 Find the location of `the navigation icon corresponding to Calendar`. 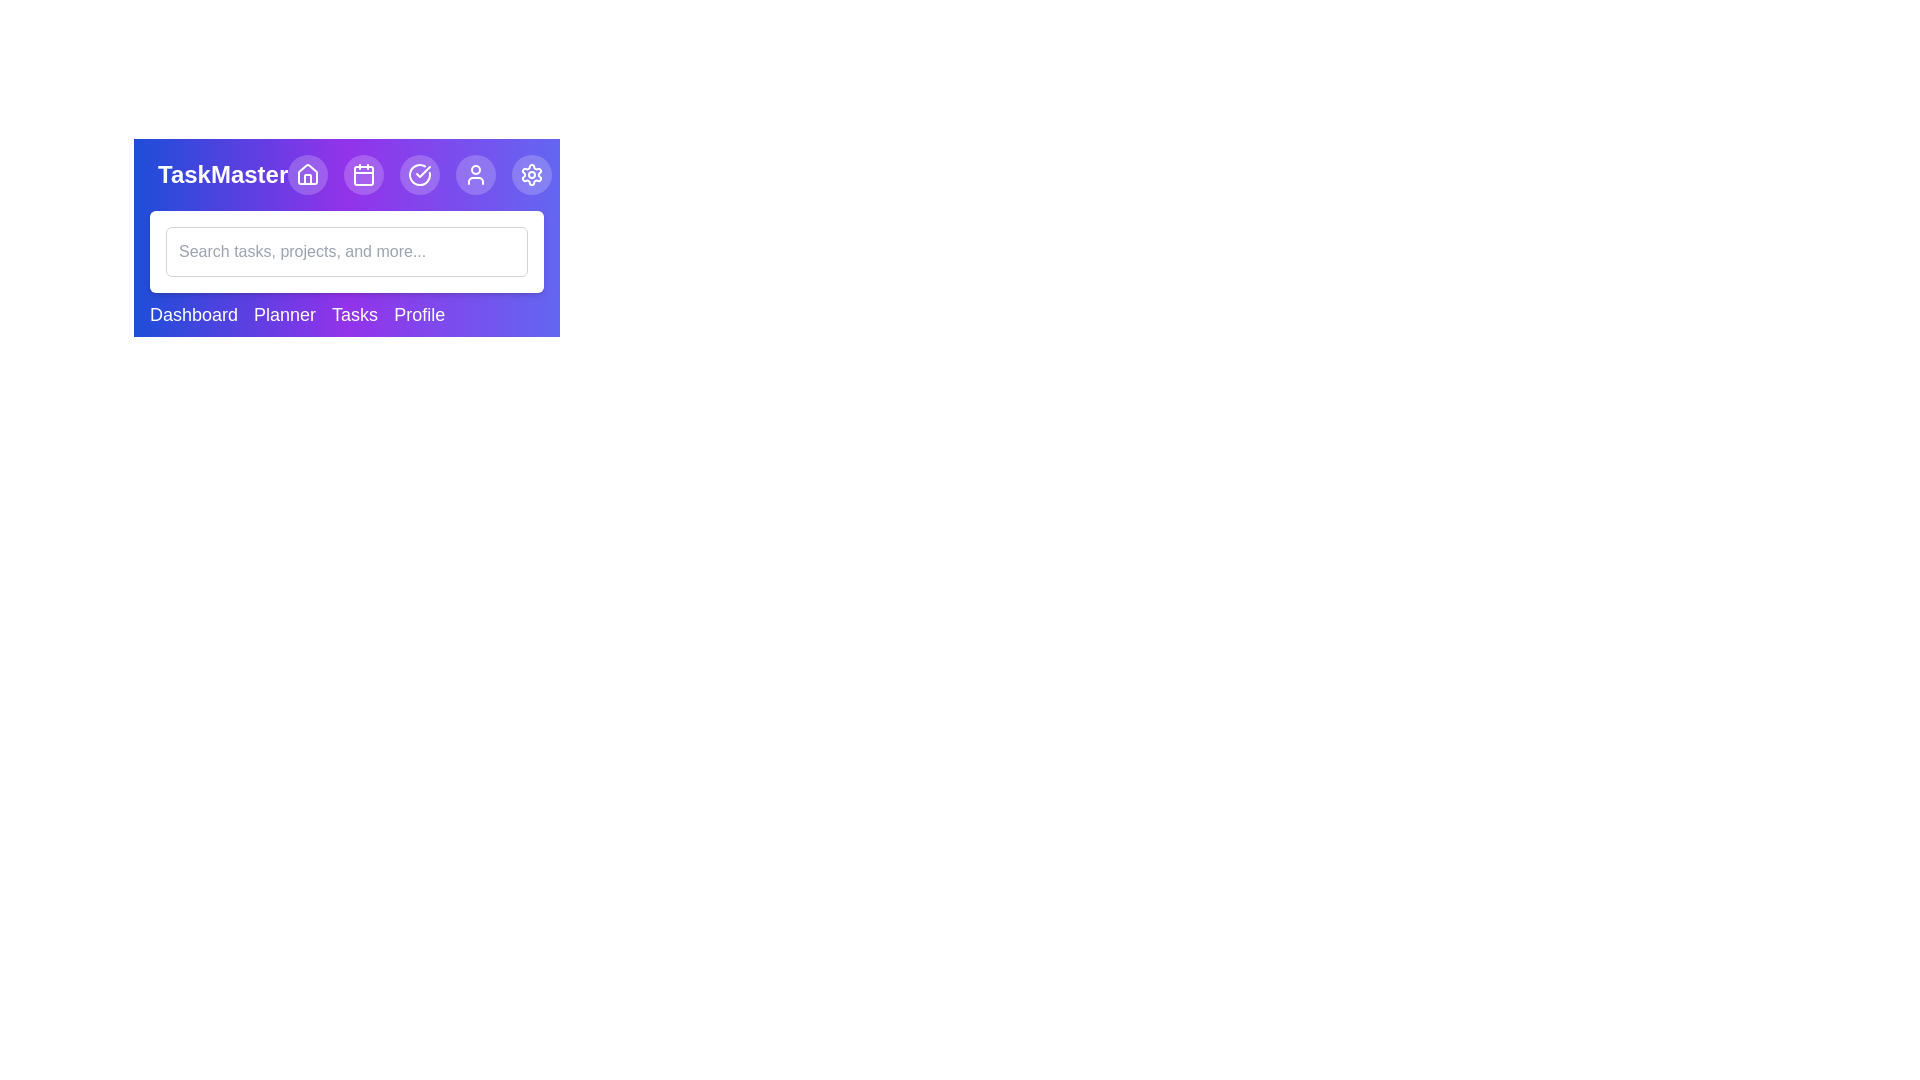

the navigation icon corresponding to Calendar is located at coordinates (364, 173).